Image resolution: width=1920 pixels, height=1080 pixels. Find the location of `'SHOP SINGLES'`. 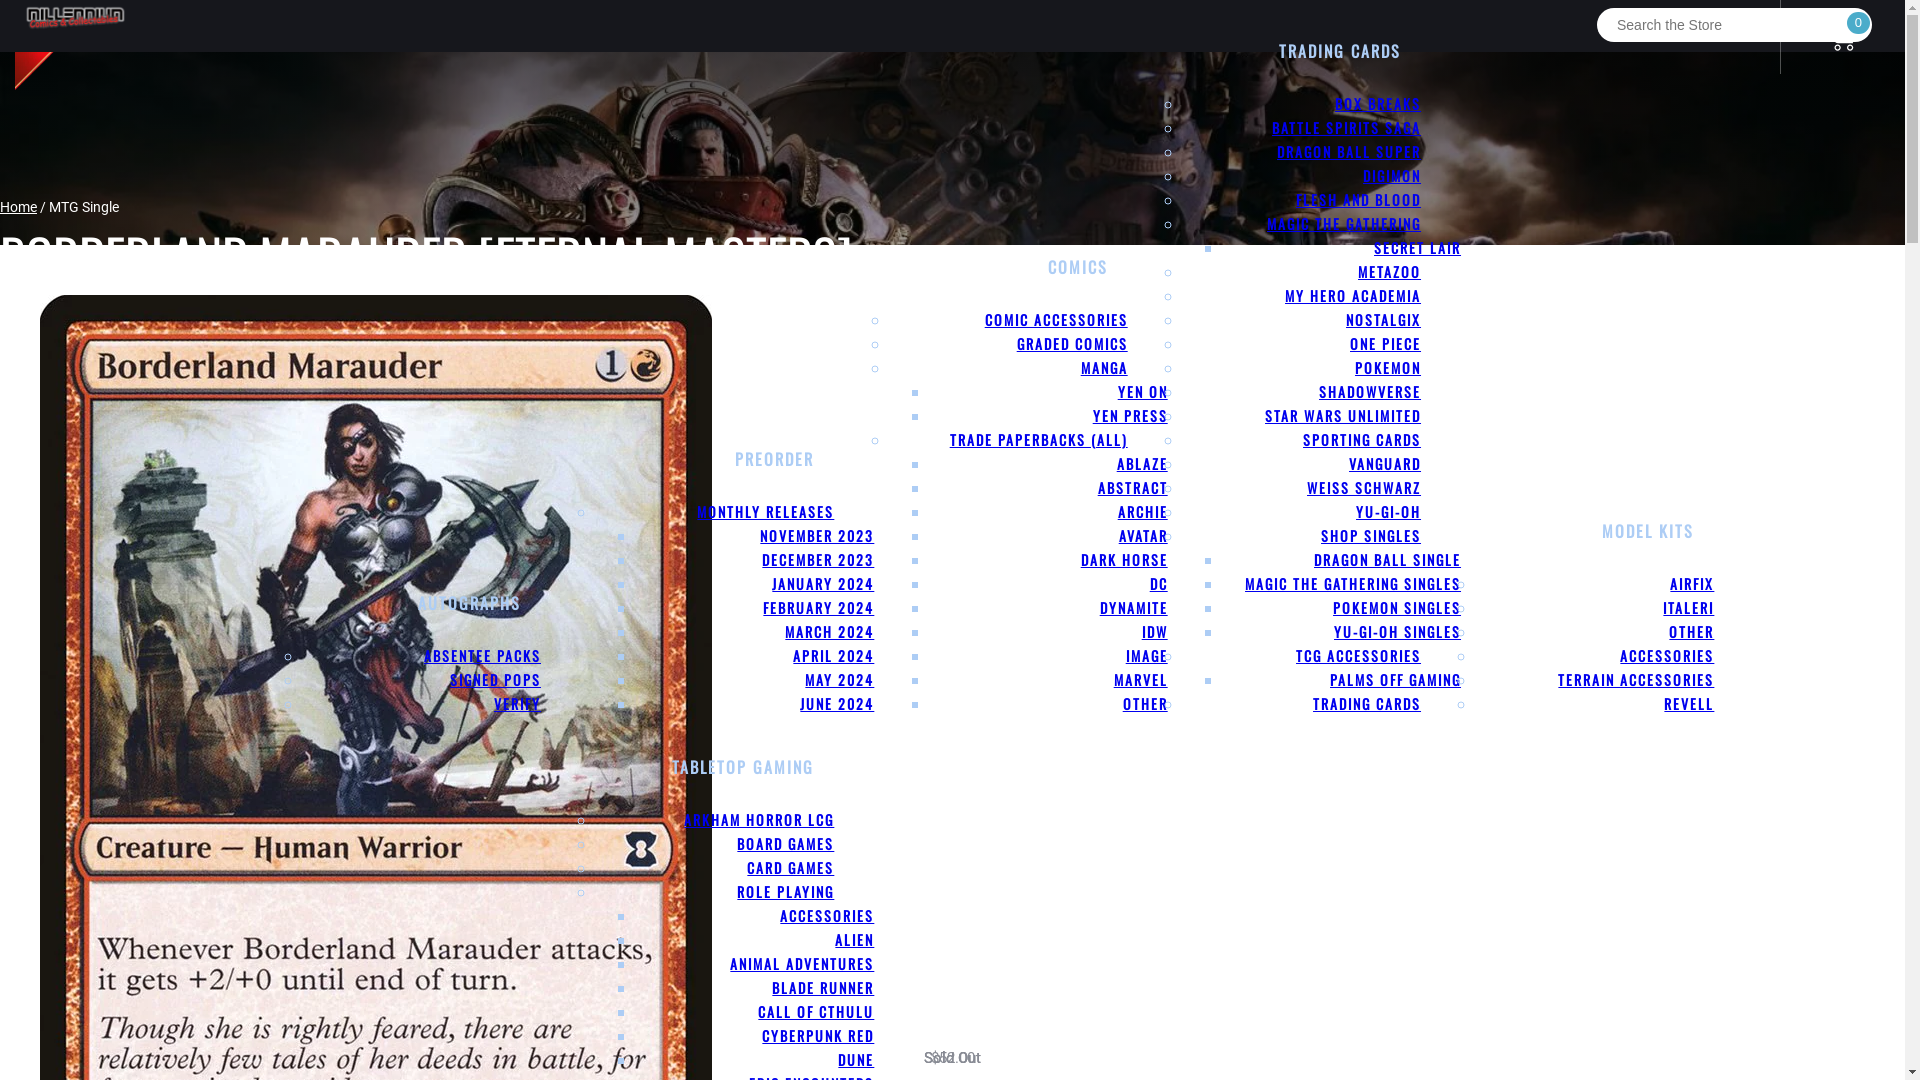

'SHOP SINGLES' is located at coordinates (1370, 534).